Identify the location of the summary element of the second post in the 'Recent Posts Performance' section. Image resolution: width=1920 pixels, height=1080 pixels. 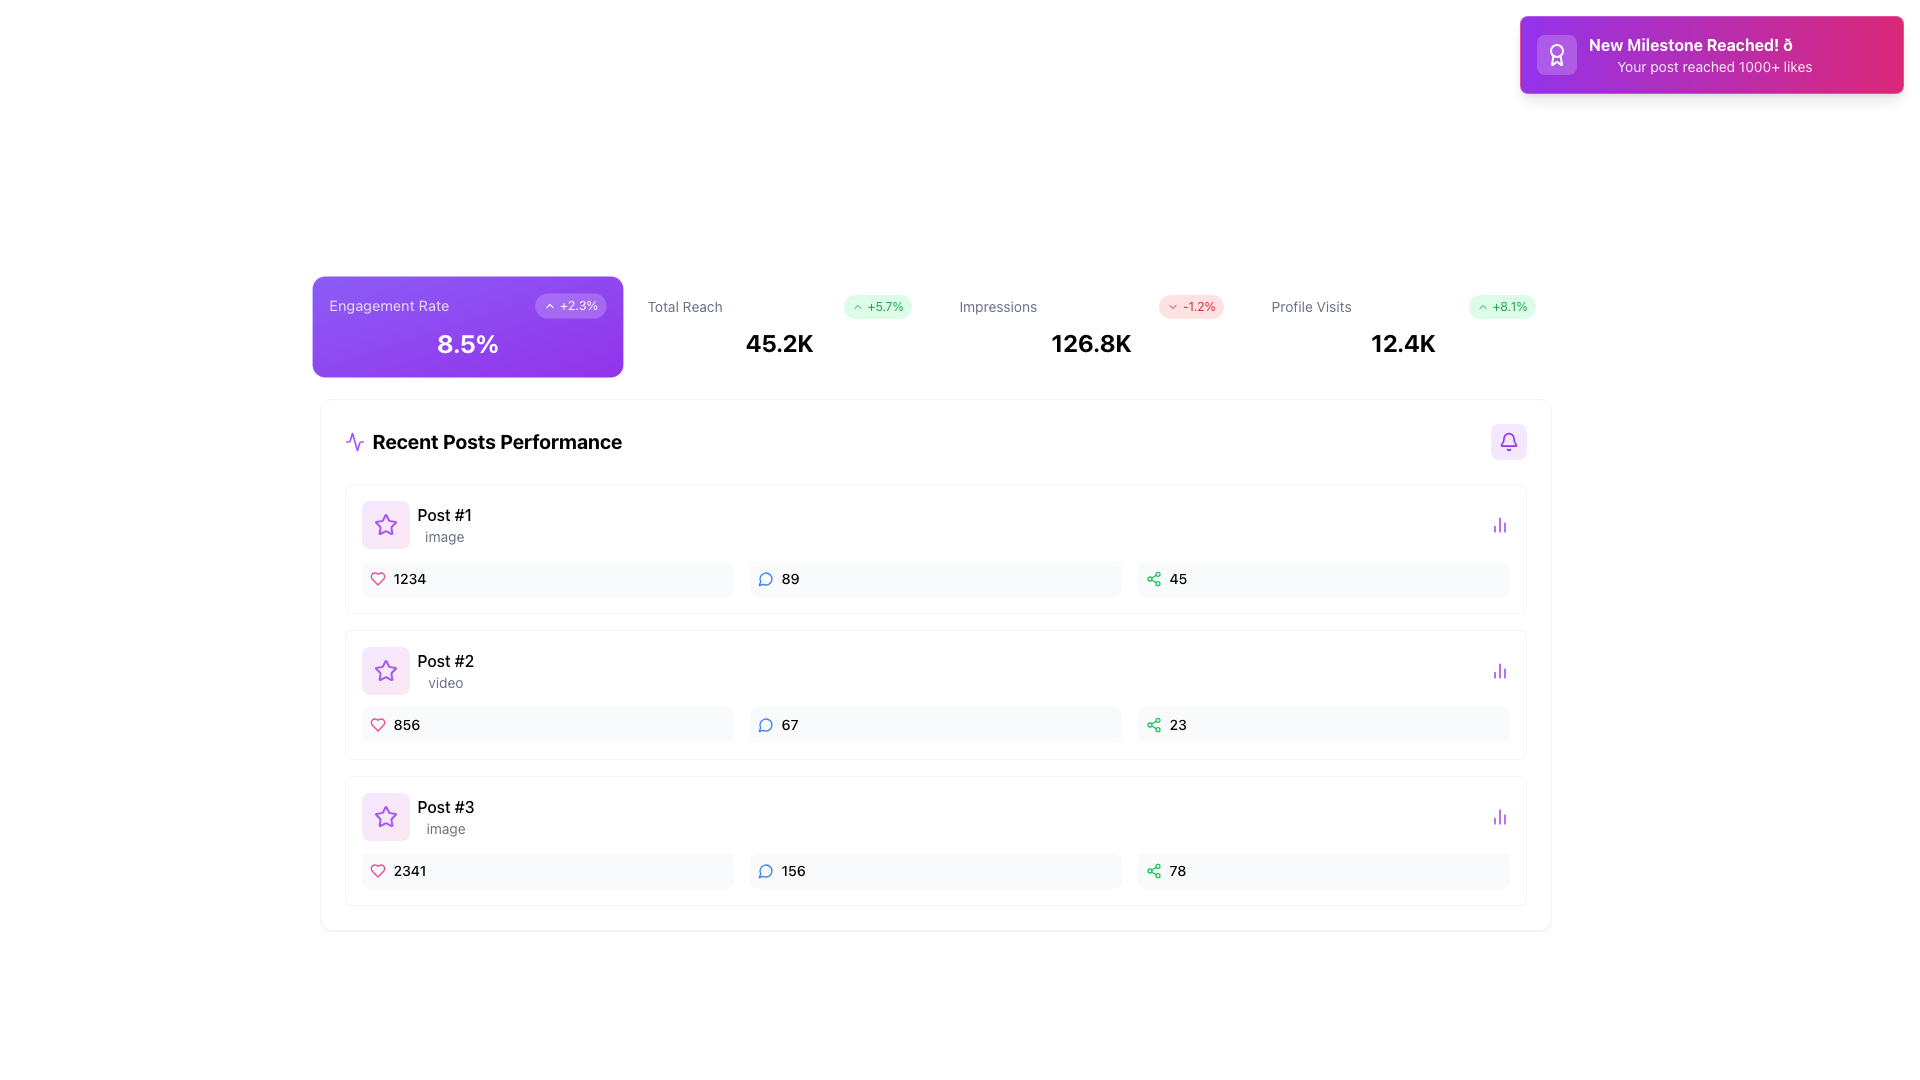
(416, 671).